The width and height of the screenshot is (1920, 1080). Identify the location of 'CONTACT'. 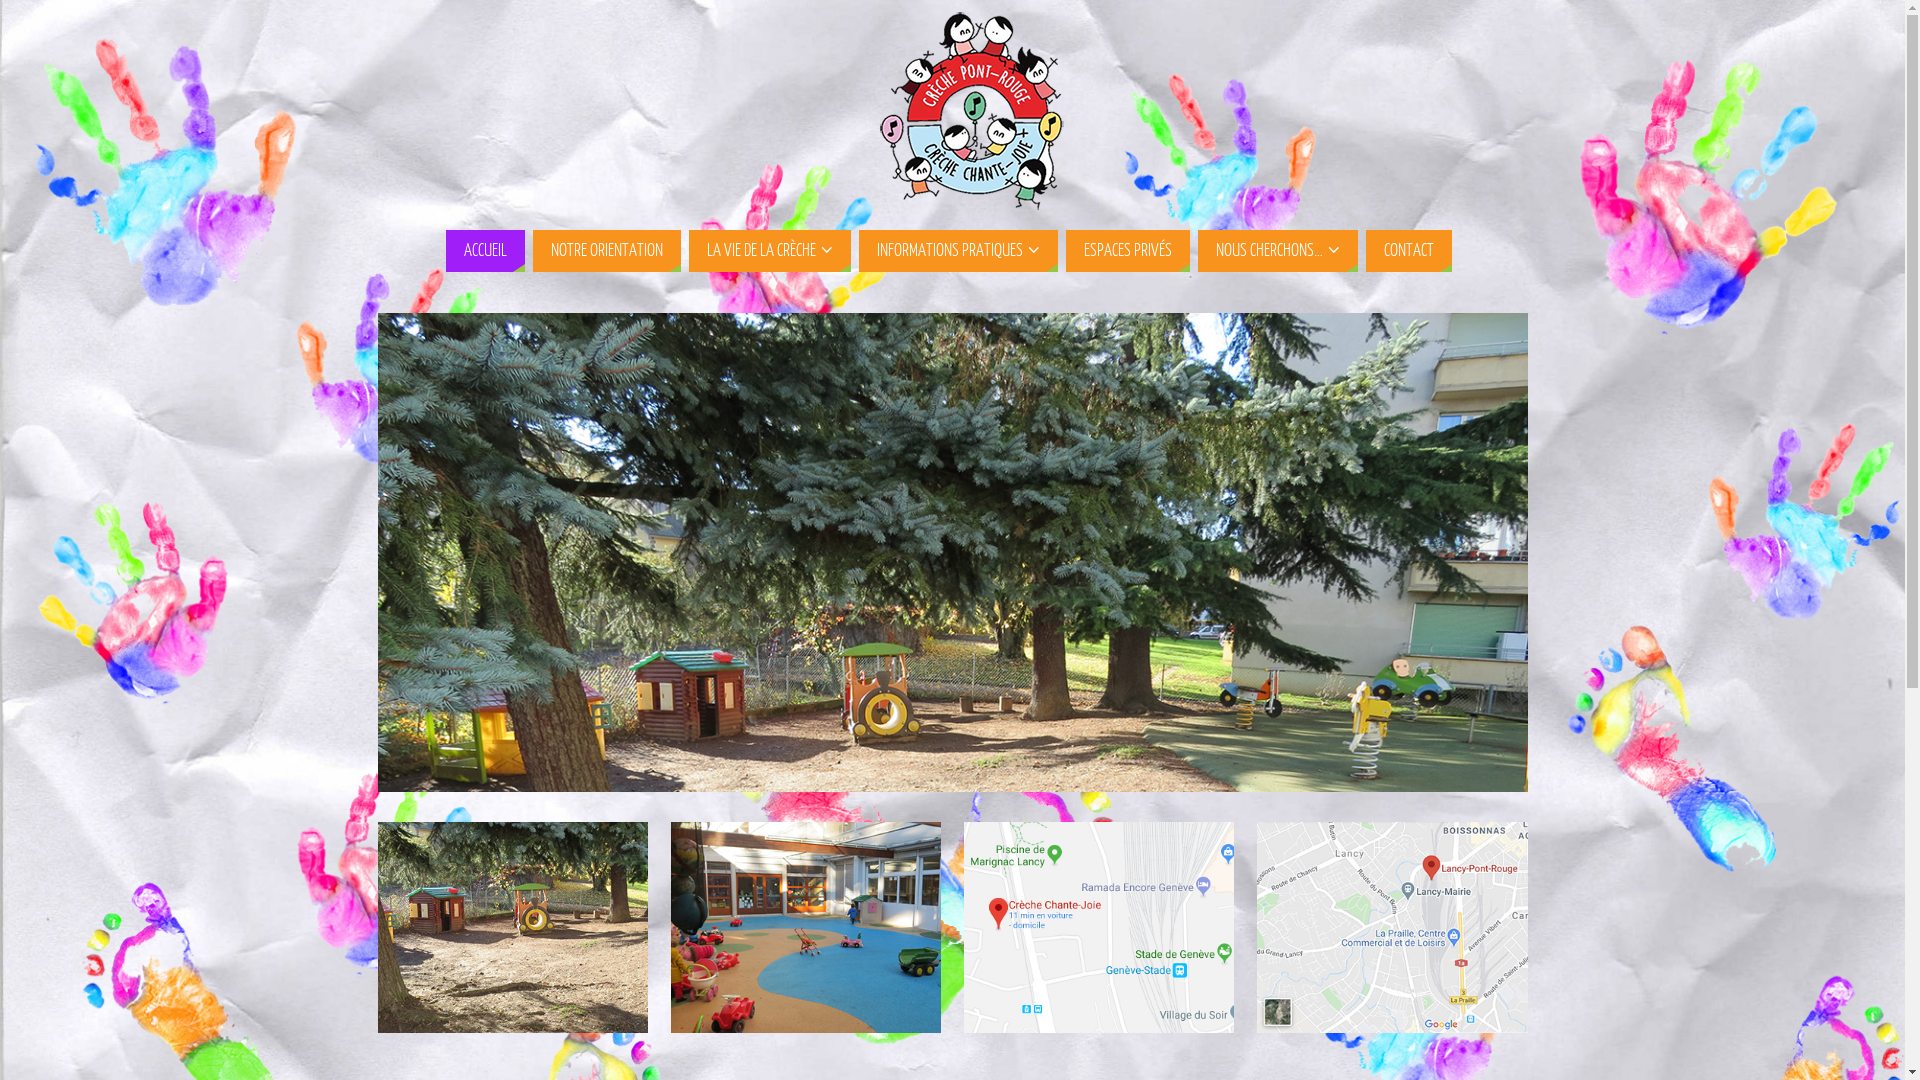
(1408, 249).